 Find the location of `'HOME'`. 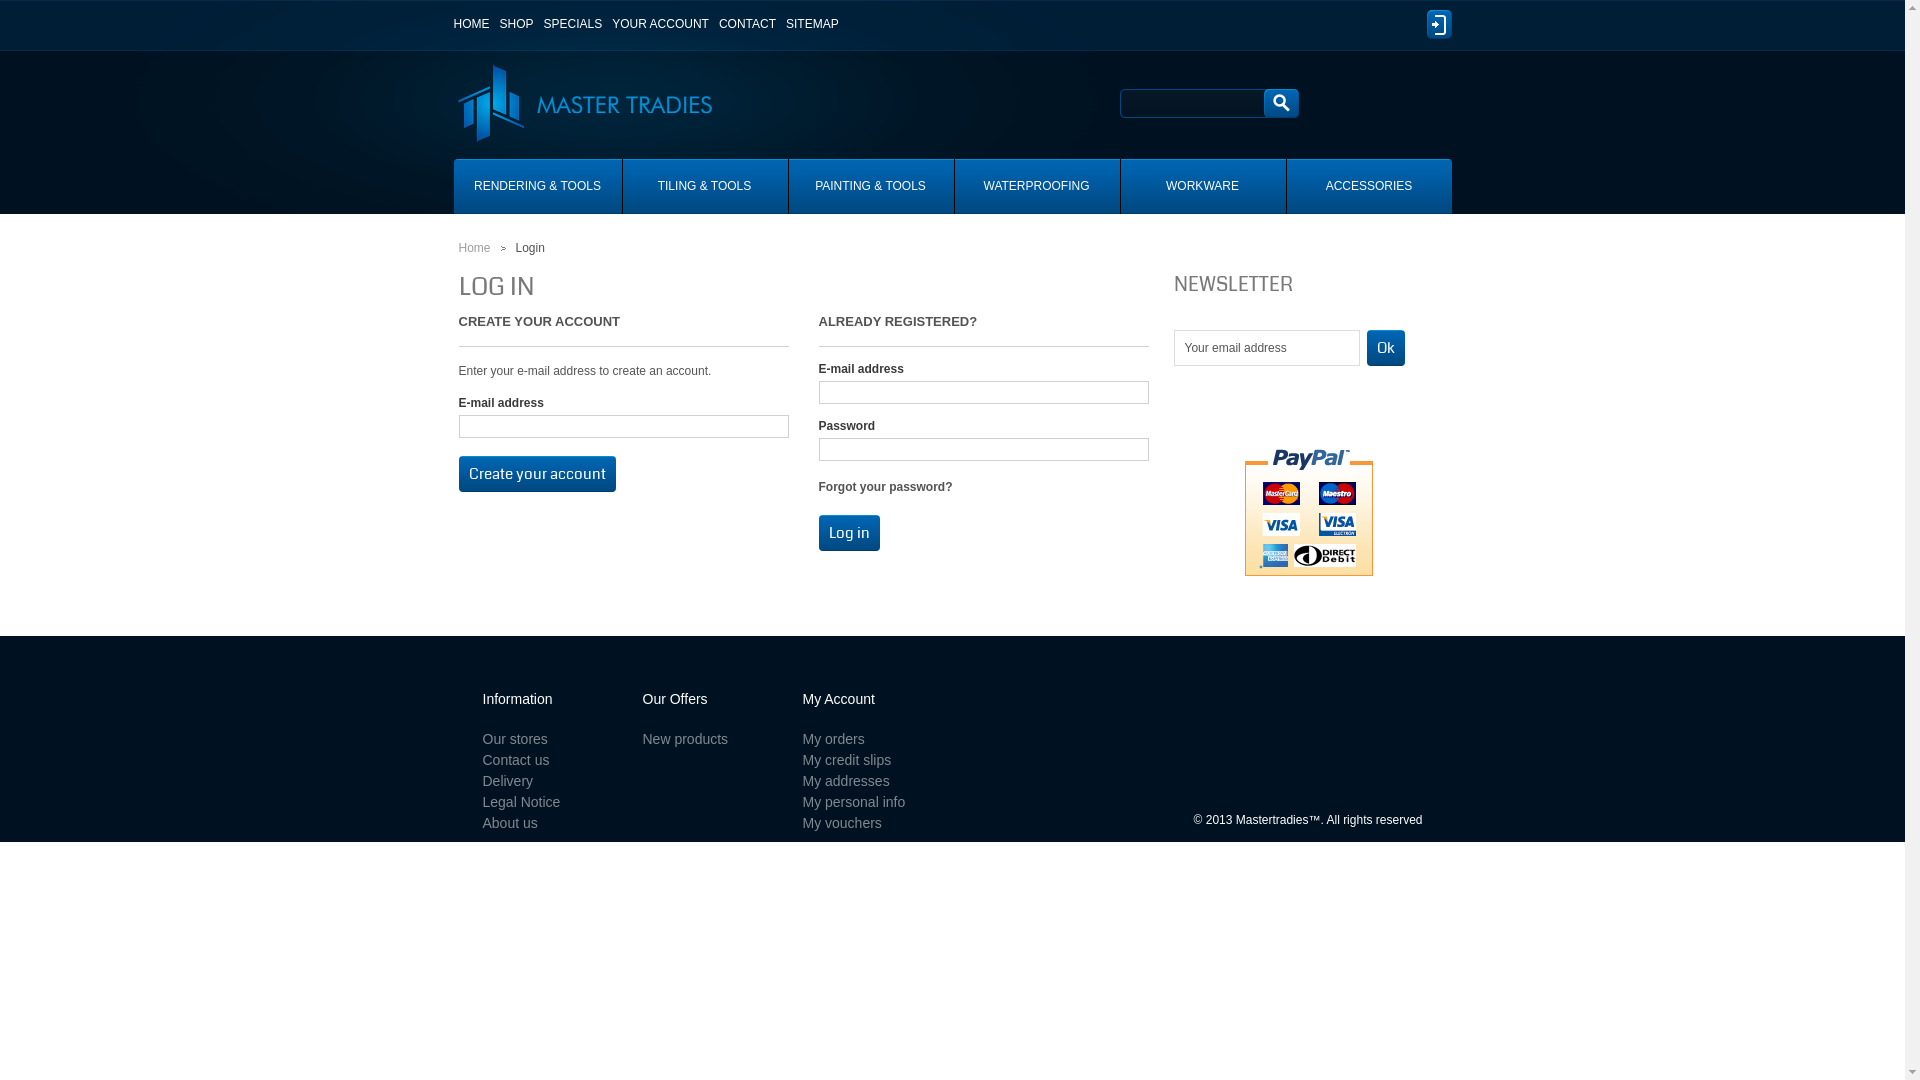

'HOME' is located at coordinates (453, 23).